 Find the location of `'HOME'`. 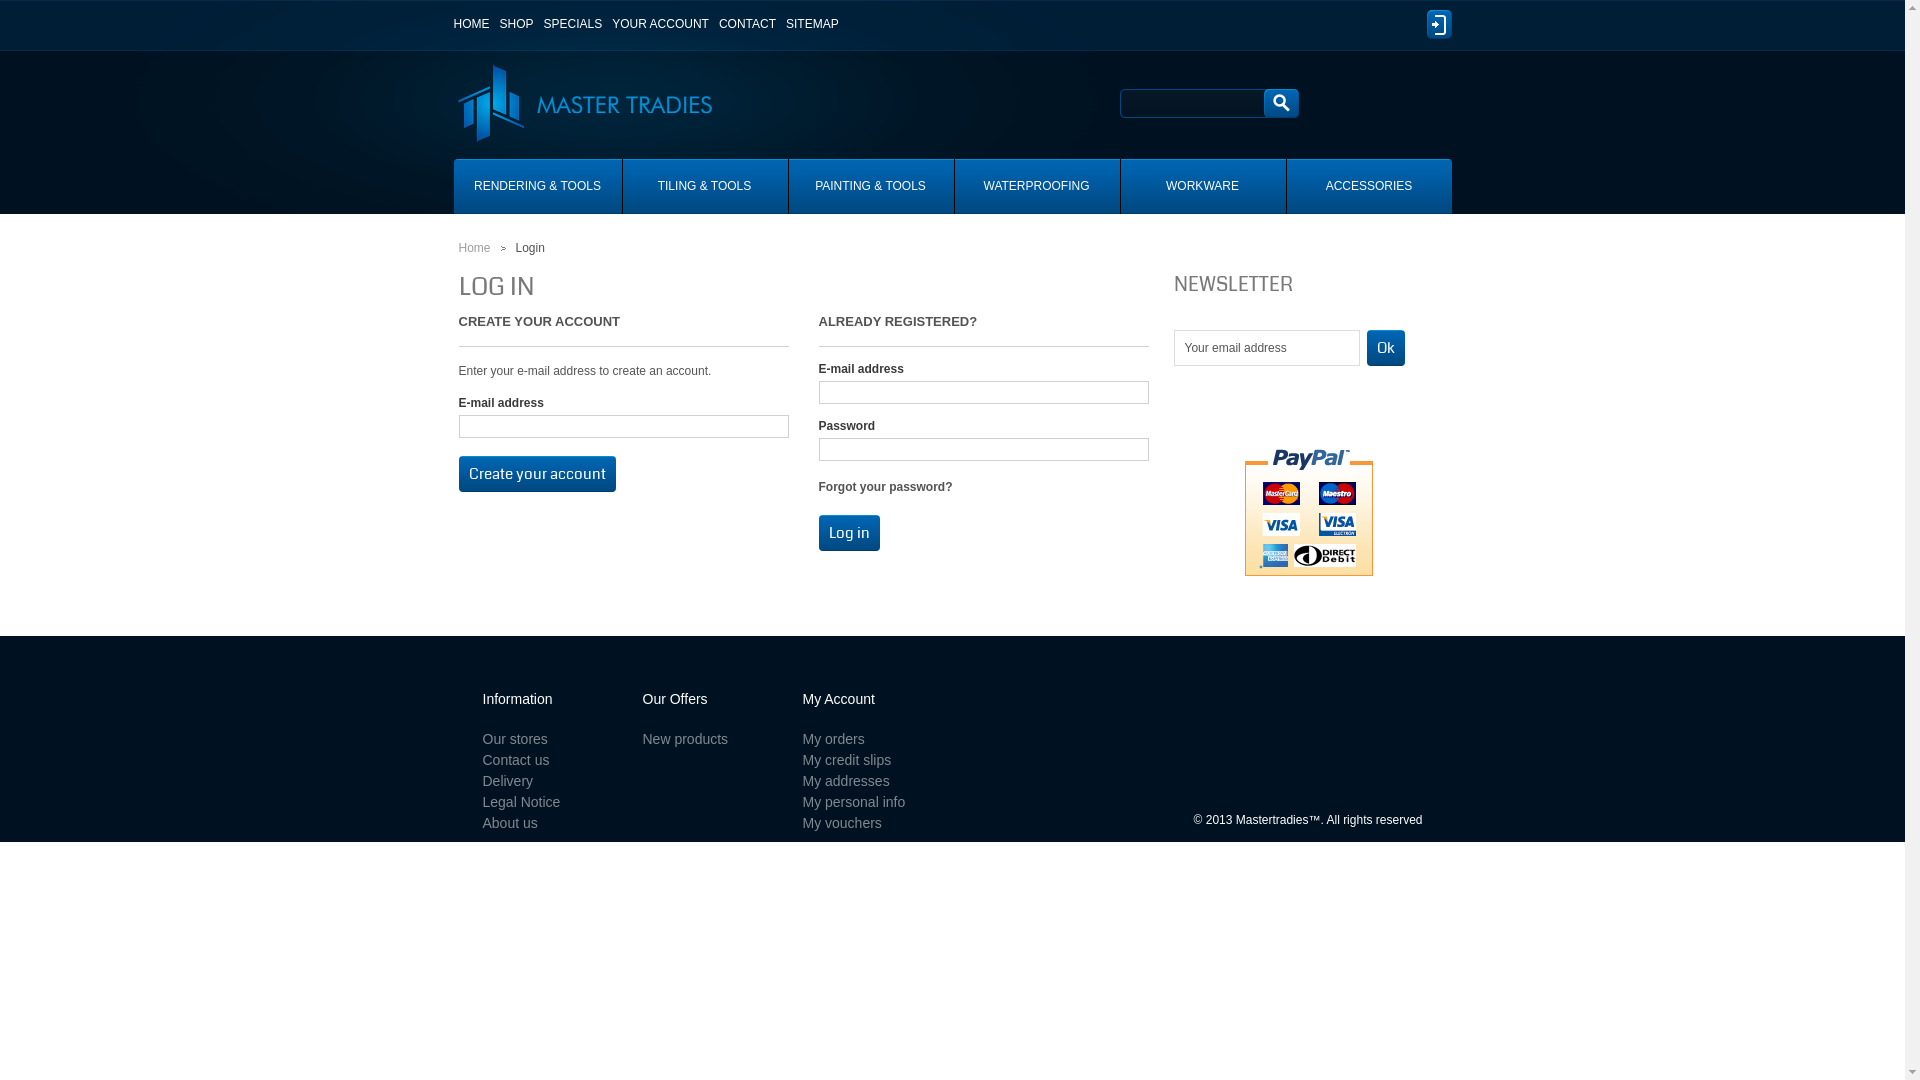

'HOME' is located at coordinates (453, 23).